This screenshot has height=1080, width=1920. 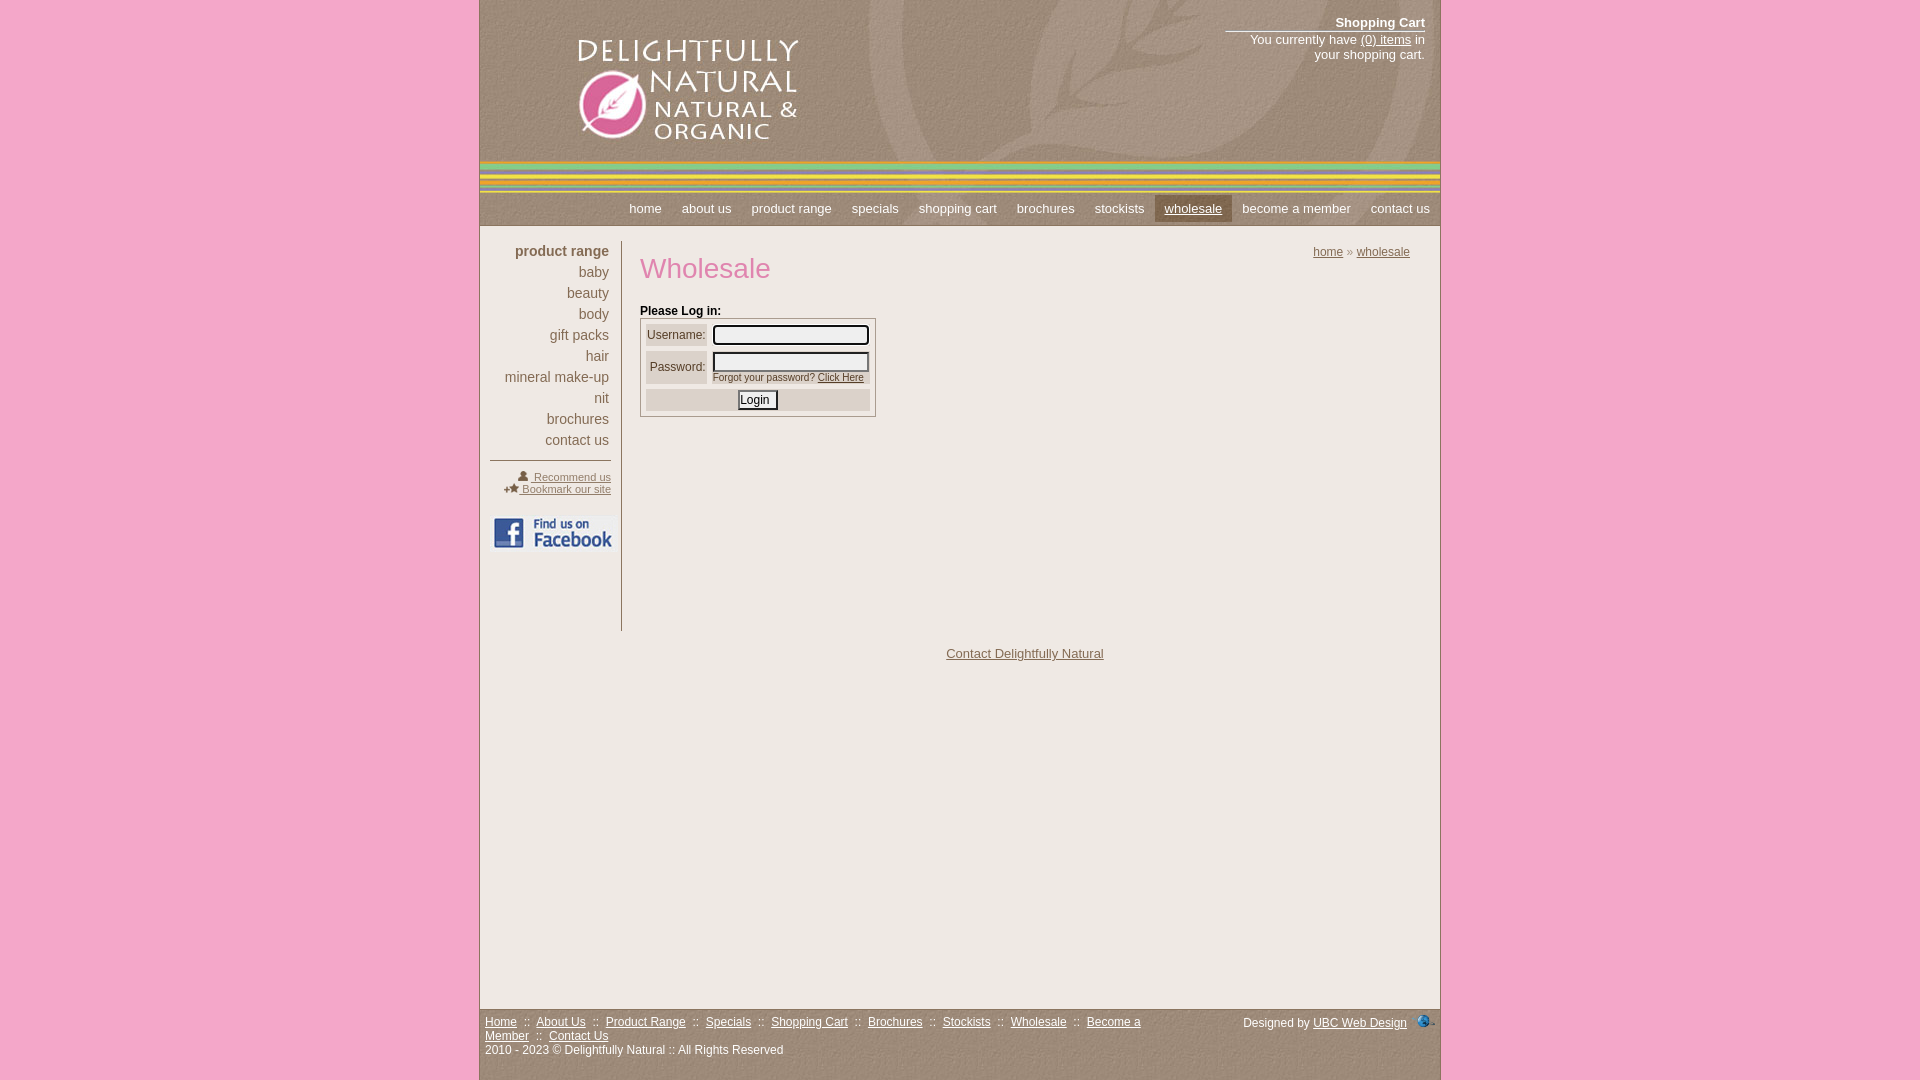 What do you see at coordinates (809, 1022) in the screenshot?
I see `'Shopping Cart'` at bounding box center [809, 1022].